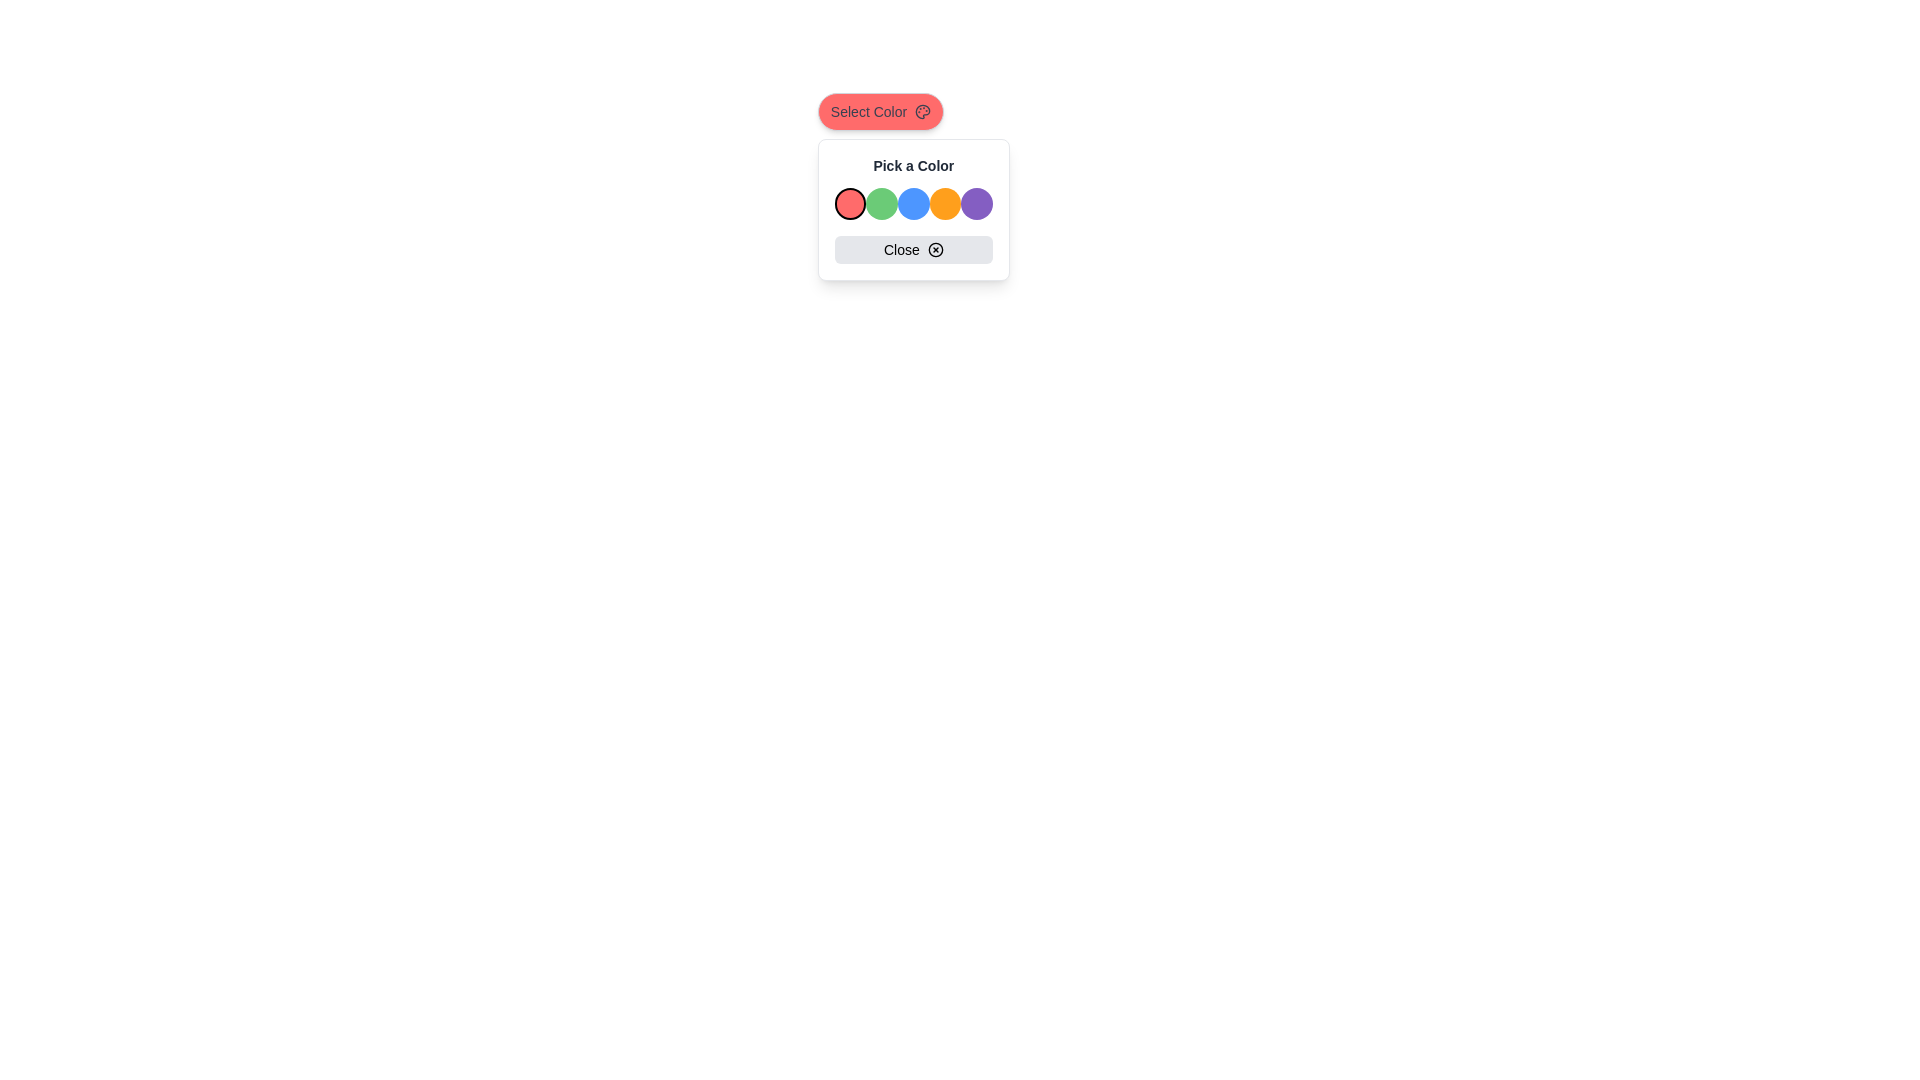  What do you see at coordinates (977, 204) in the screenshot?
I see `the fifth circle in the horizontal row of selectable color options within the 'Pick a Color' modal` at bounding box center [977, 204].